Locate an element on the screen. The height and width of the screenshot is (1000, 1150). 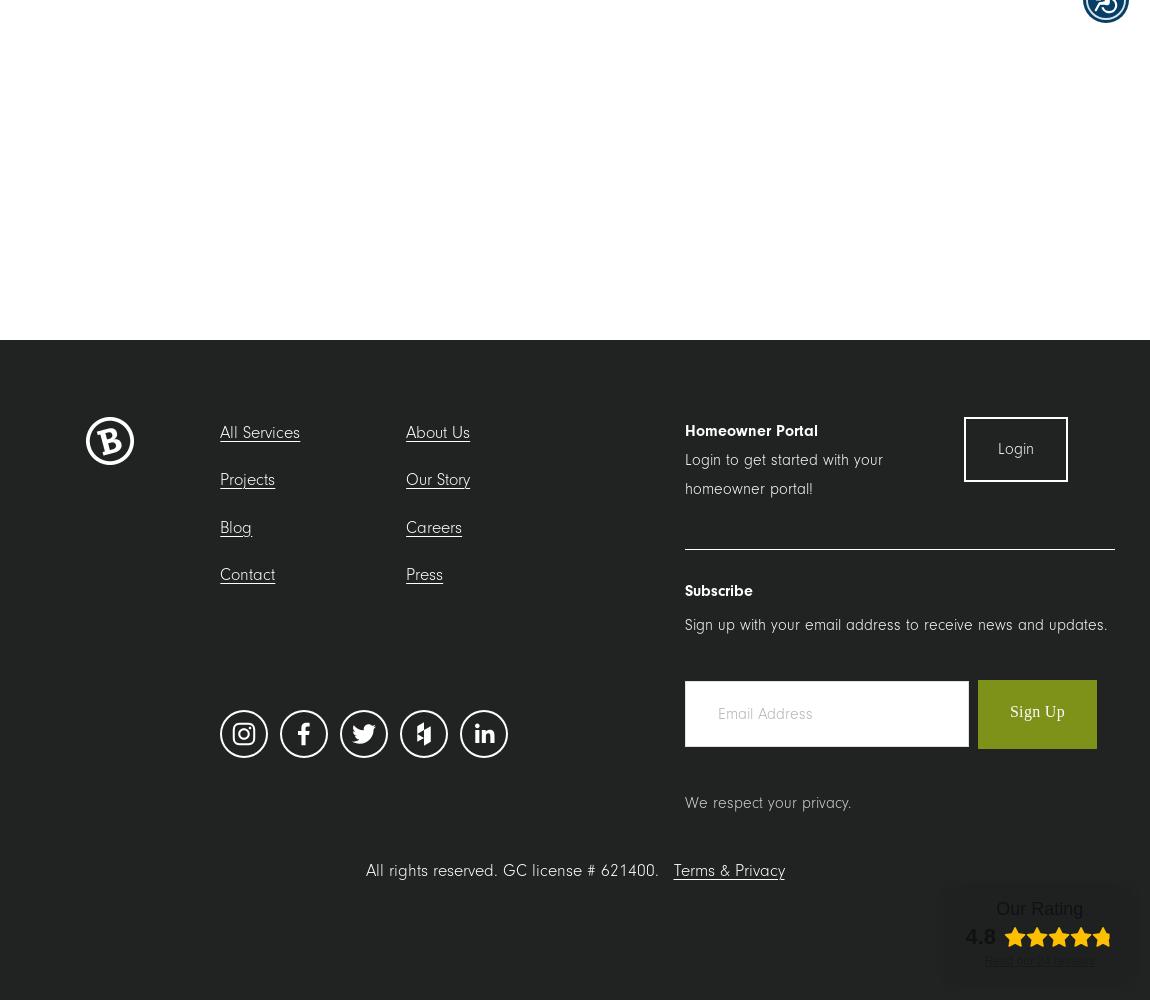
'Press' is located at coordinates (424, 572).